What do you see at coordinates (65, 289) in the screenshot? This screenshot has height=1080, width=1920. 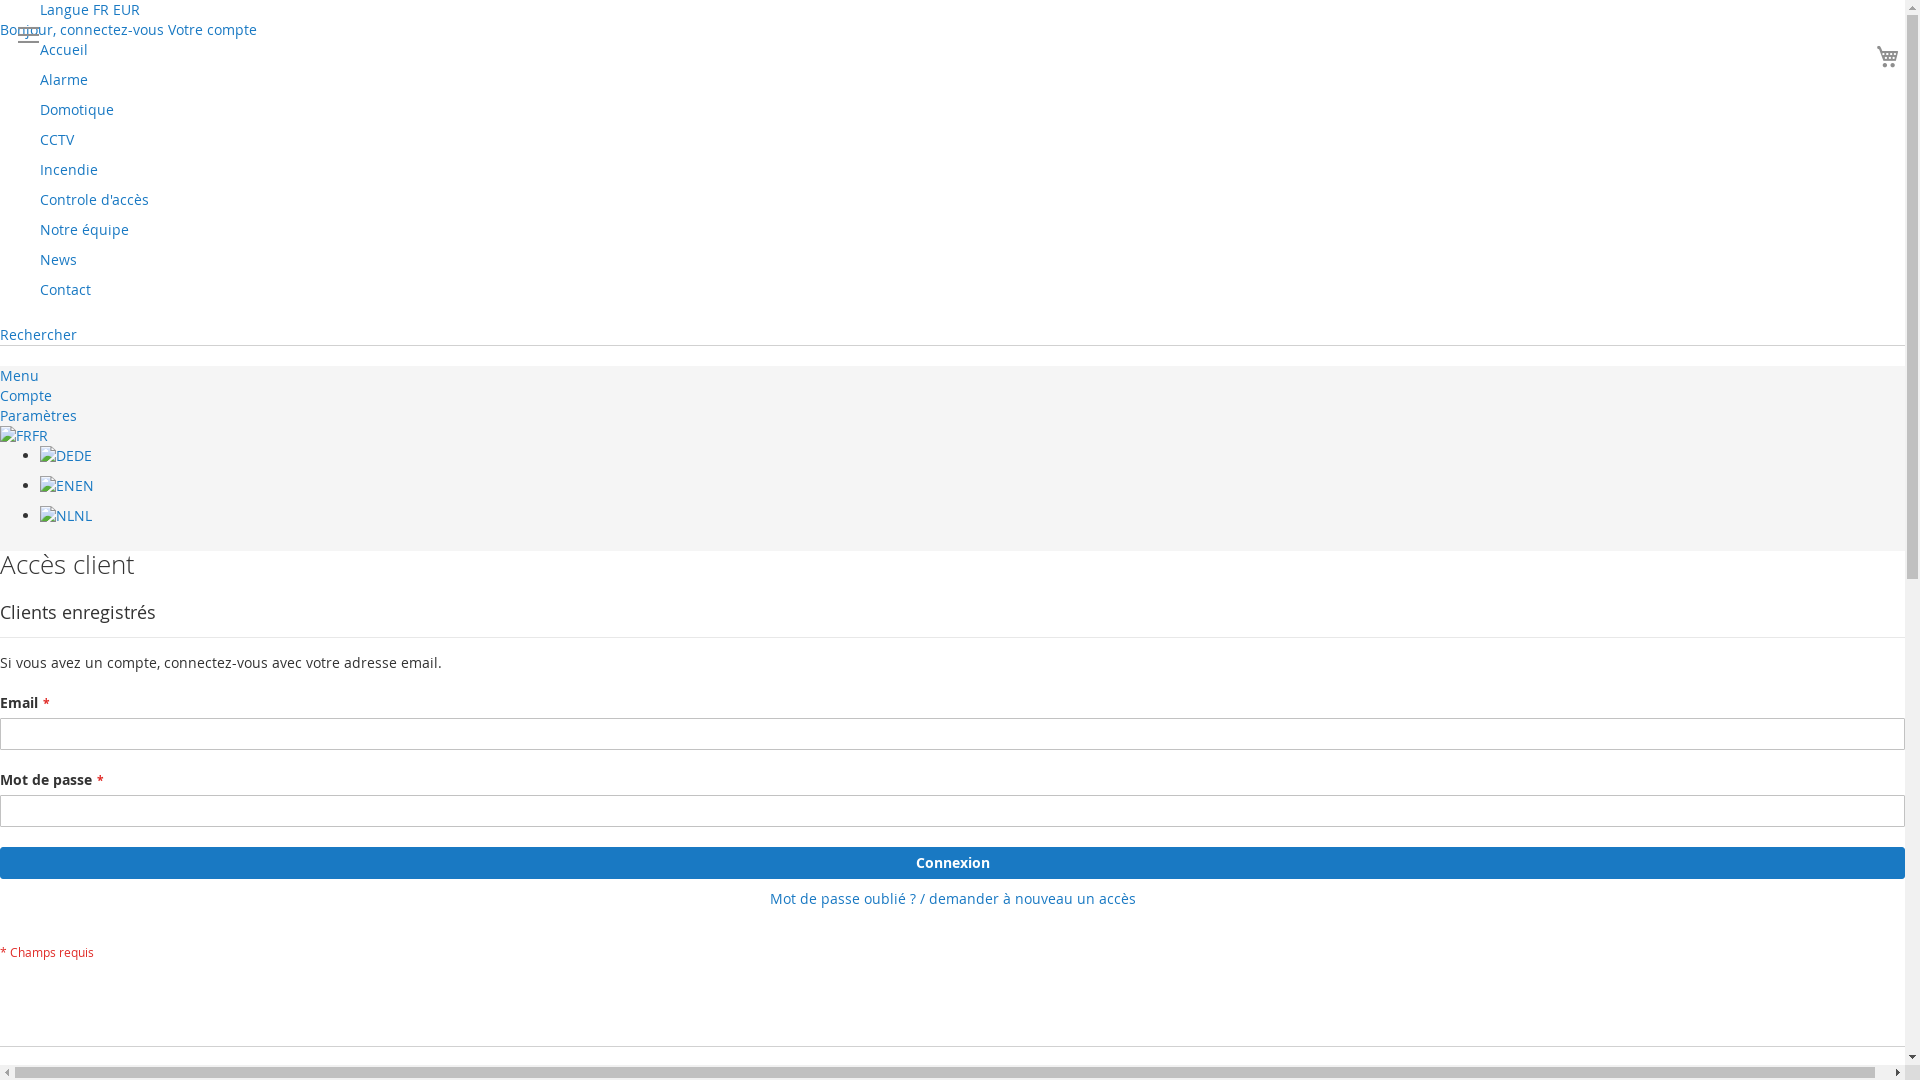 I see `'Contact'` at bounding box center [65, 289].